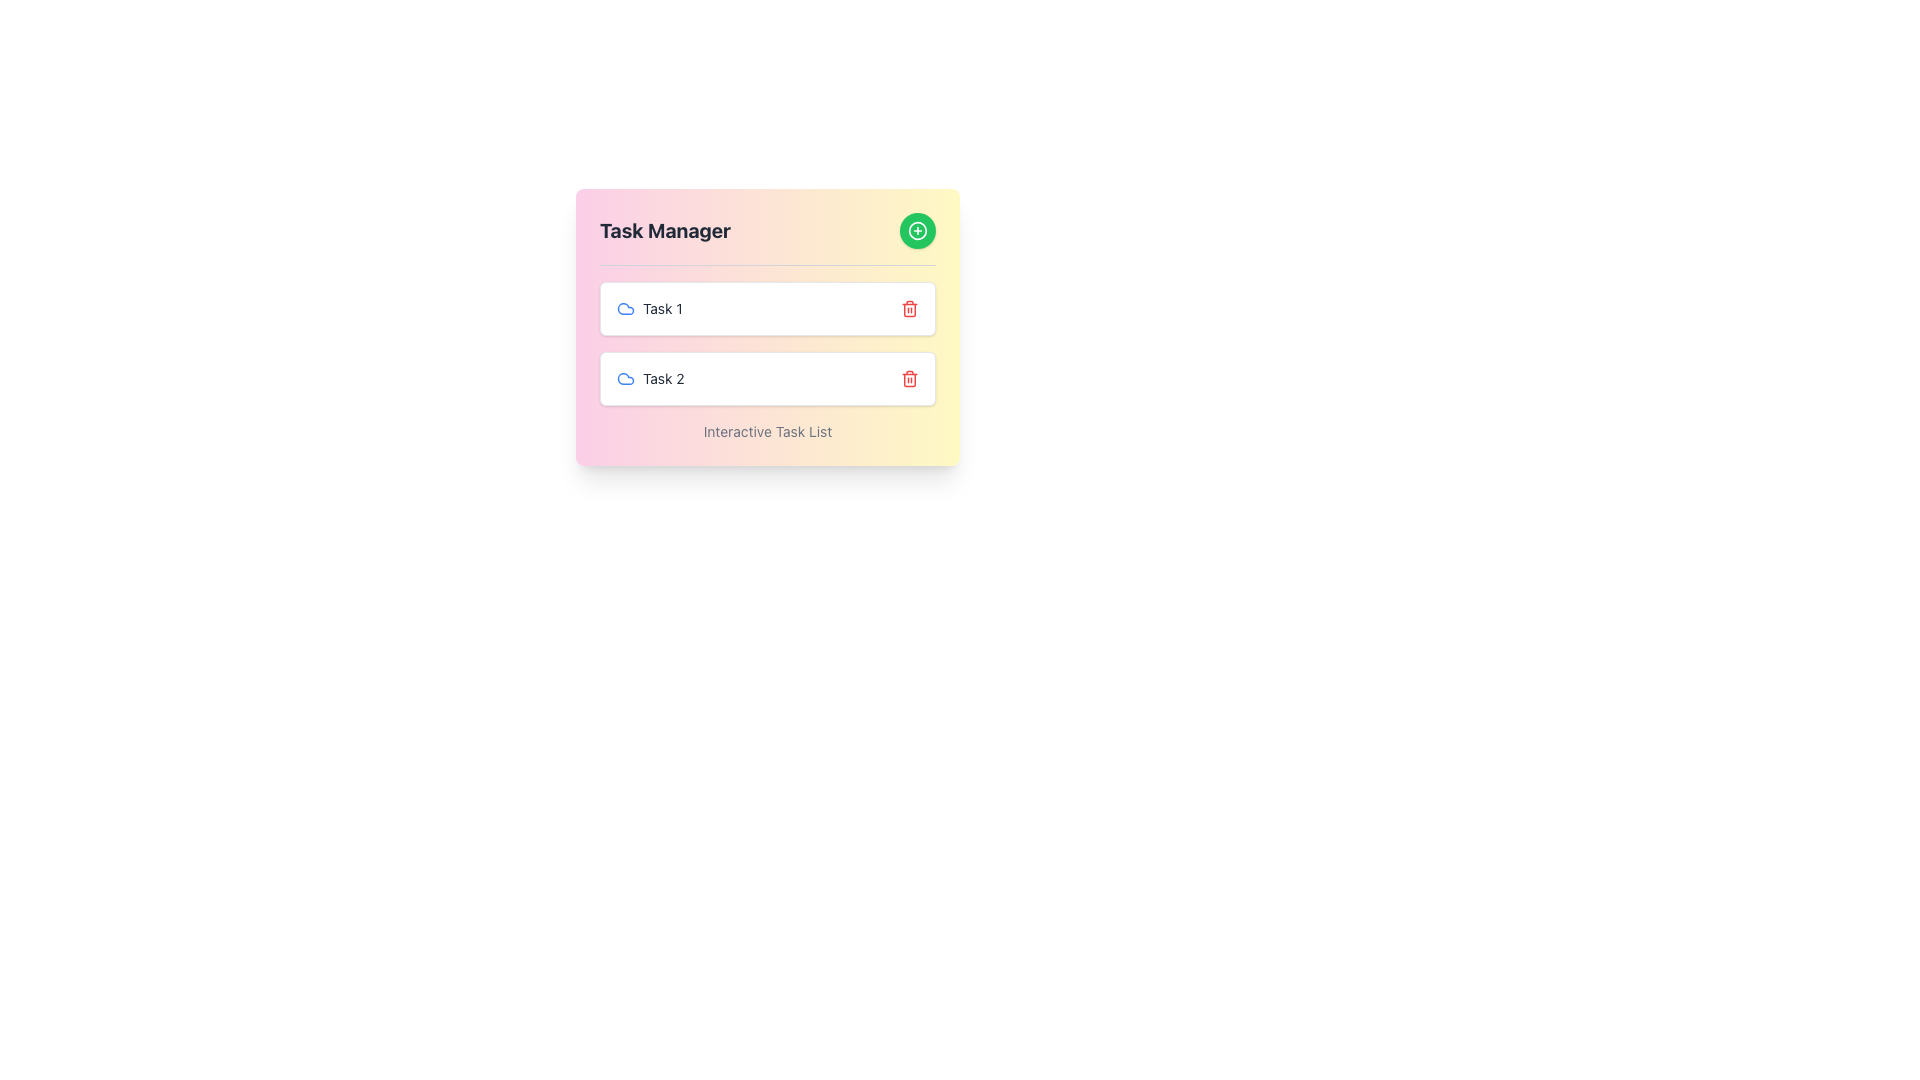  What do you see at coordinates (624, 378) in the screenshot?
I see `the cloud-shaped blue icon that serves as an identifier for 'Task 1' in the 'Task Manager' widget` at bounding box center [624, 378].